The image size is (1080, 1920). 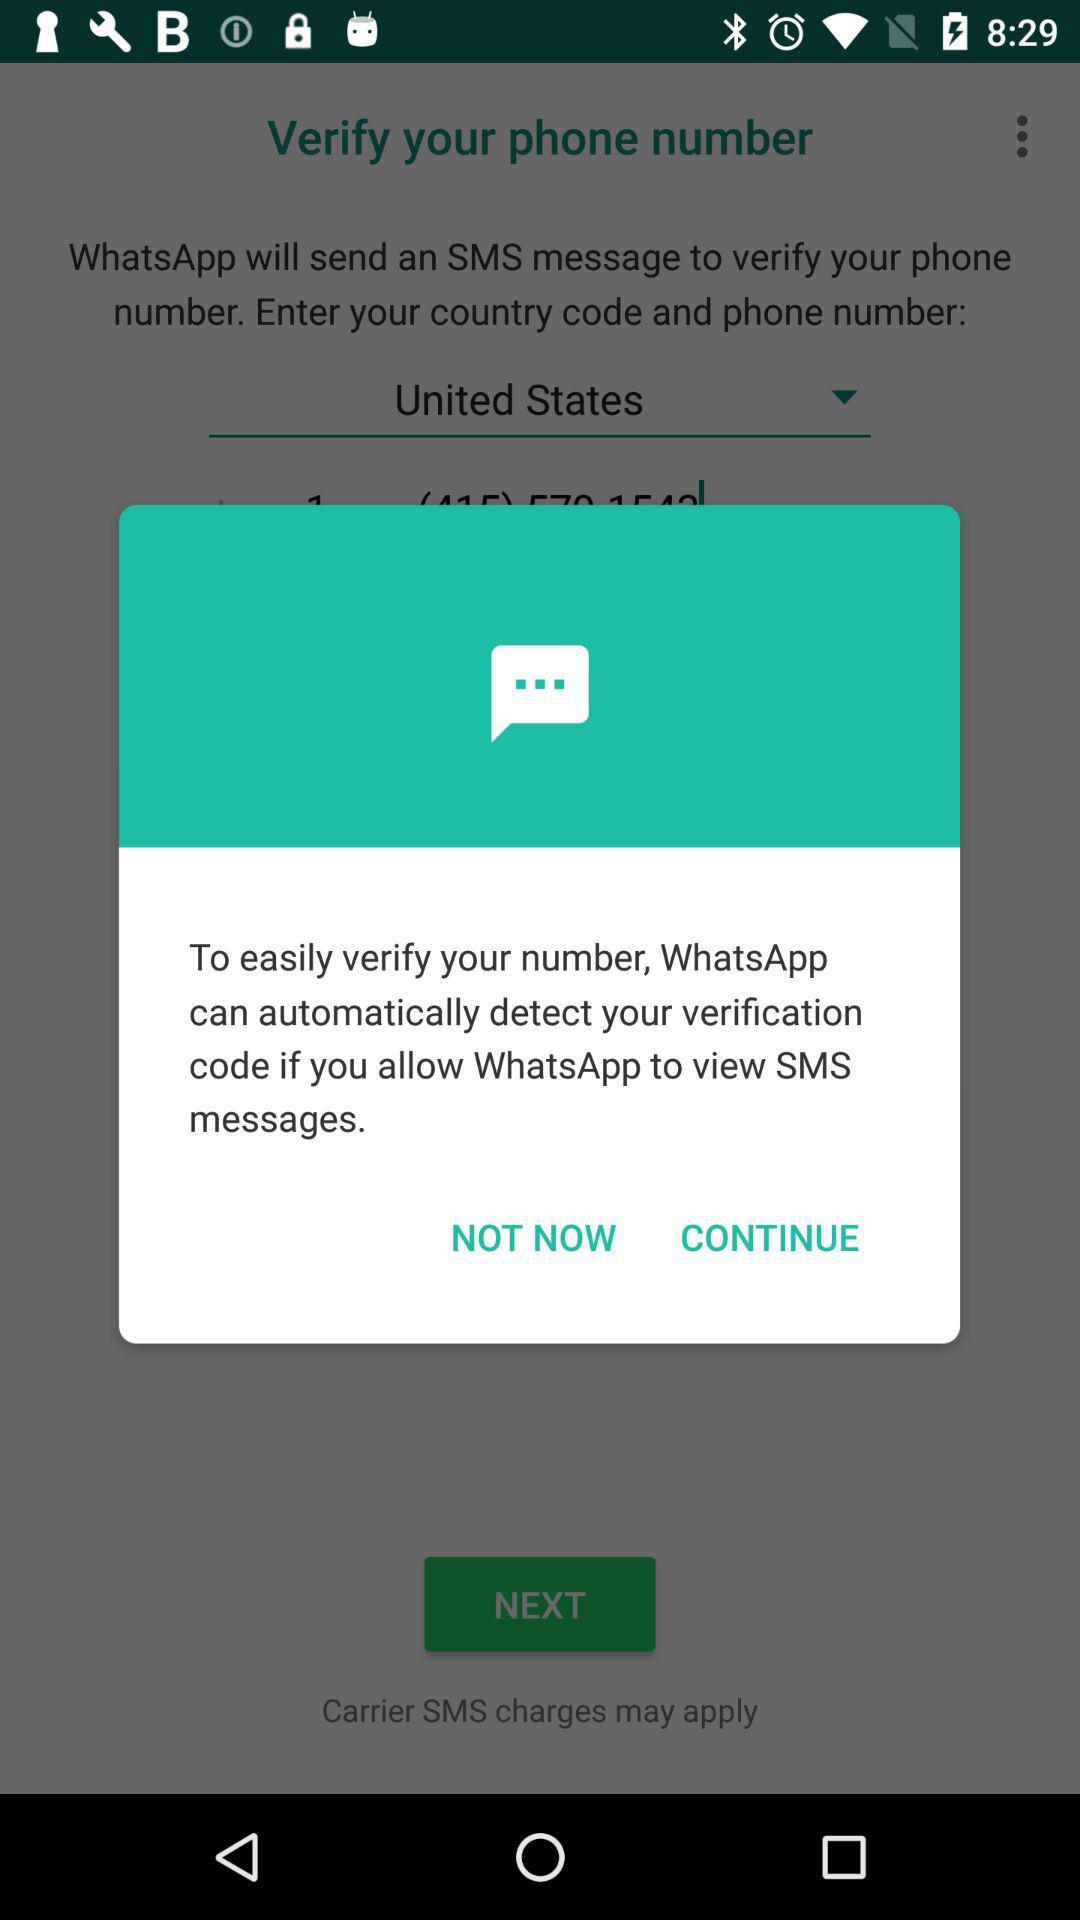 What do you see at coordinates (532, 1235) in the screenshot?
I see `the icon to the left of continue icon` at bounding box center [532, 1235].